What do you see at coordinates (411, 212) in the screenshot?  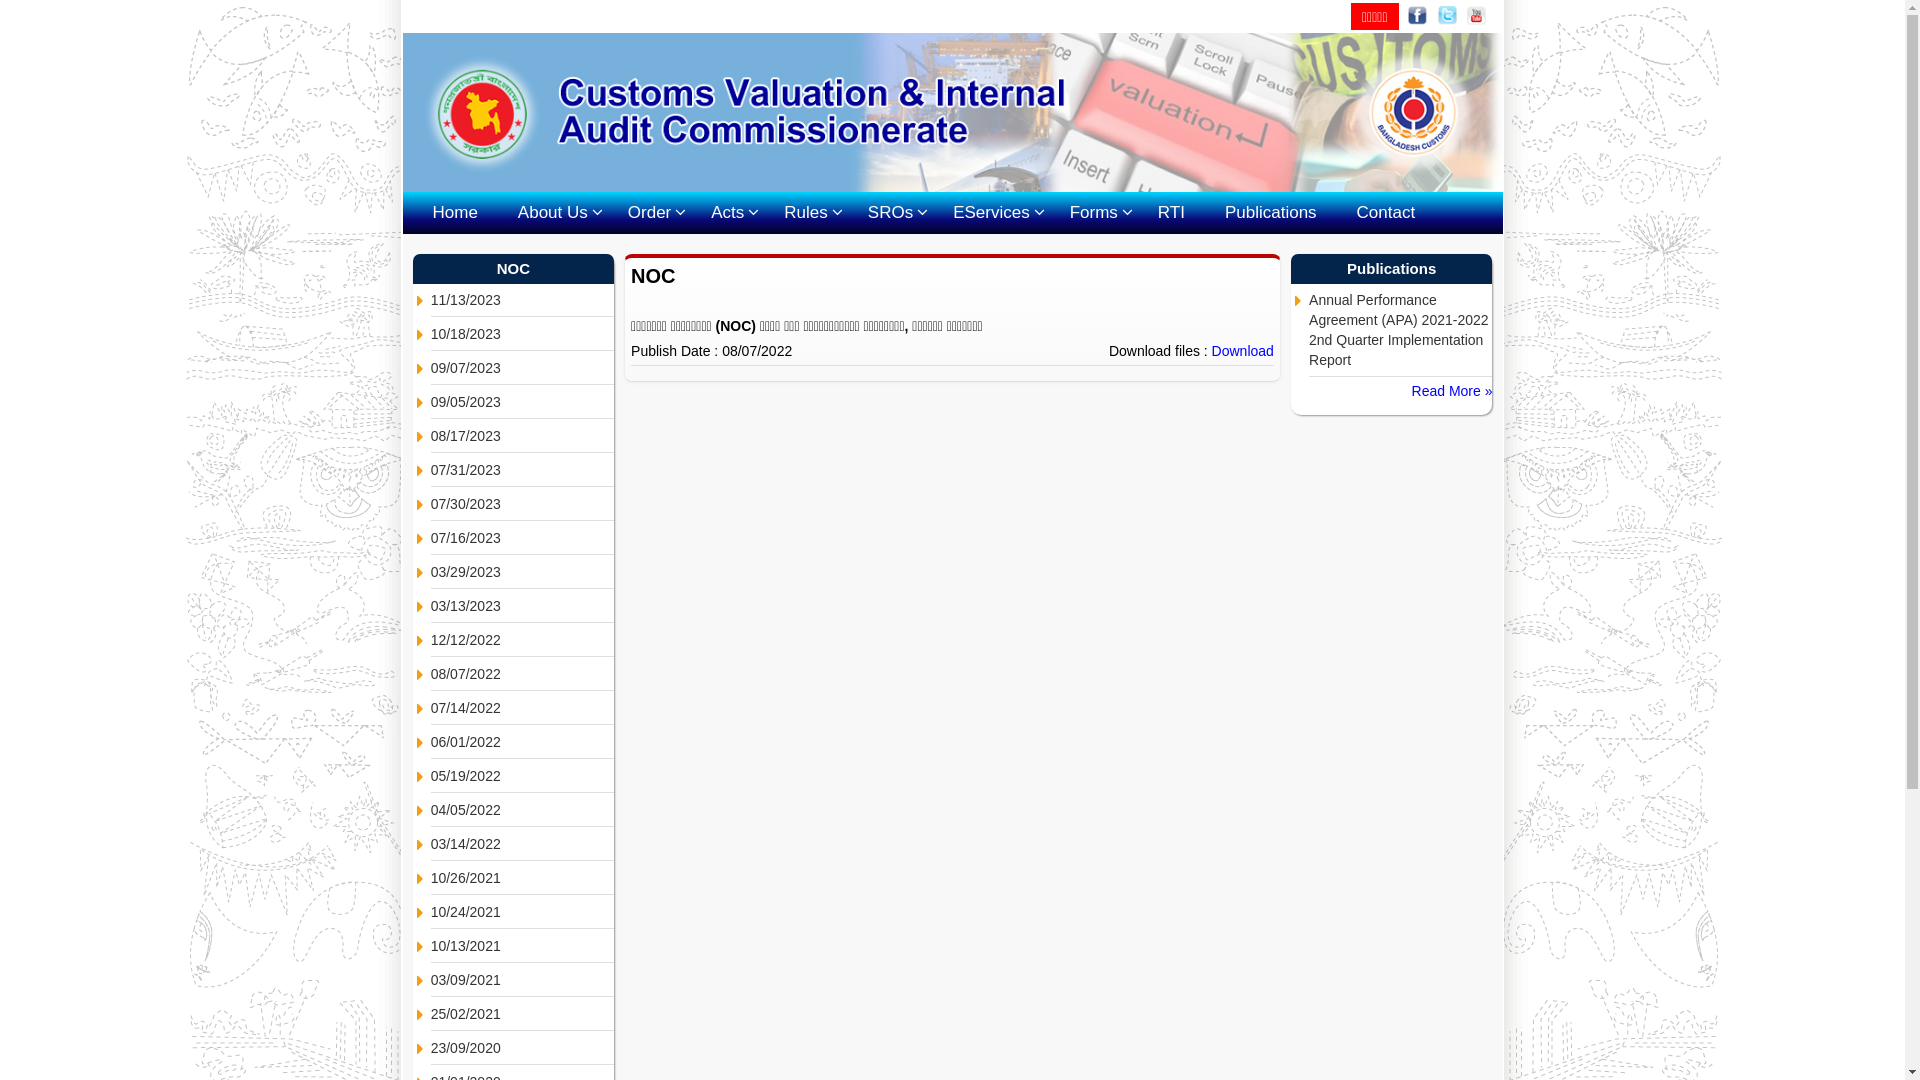 I see `'Home'` at bounding box center [411, 212].